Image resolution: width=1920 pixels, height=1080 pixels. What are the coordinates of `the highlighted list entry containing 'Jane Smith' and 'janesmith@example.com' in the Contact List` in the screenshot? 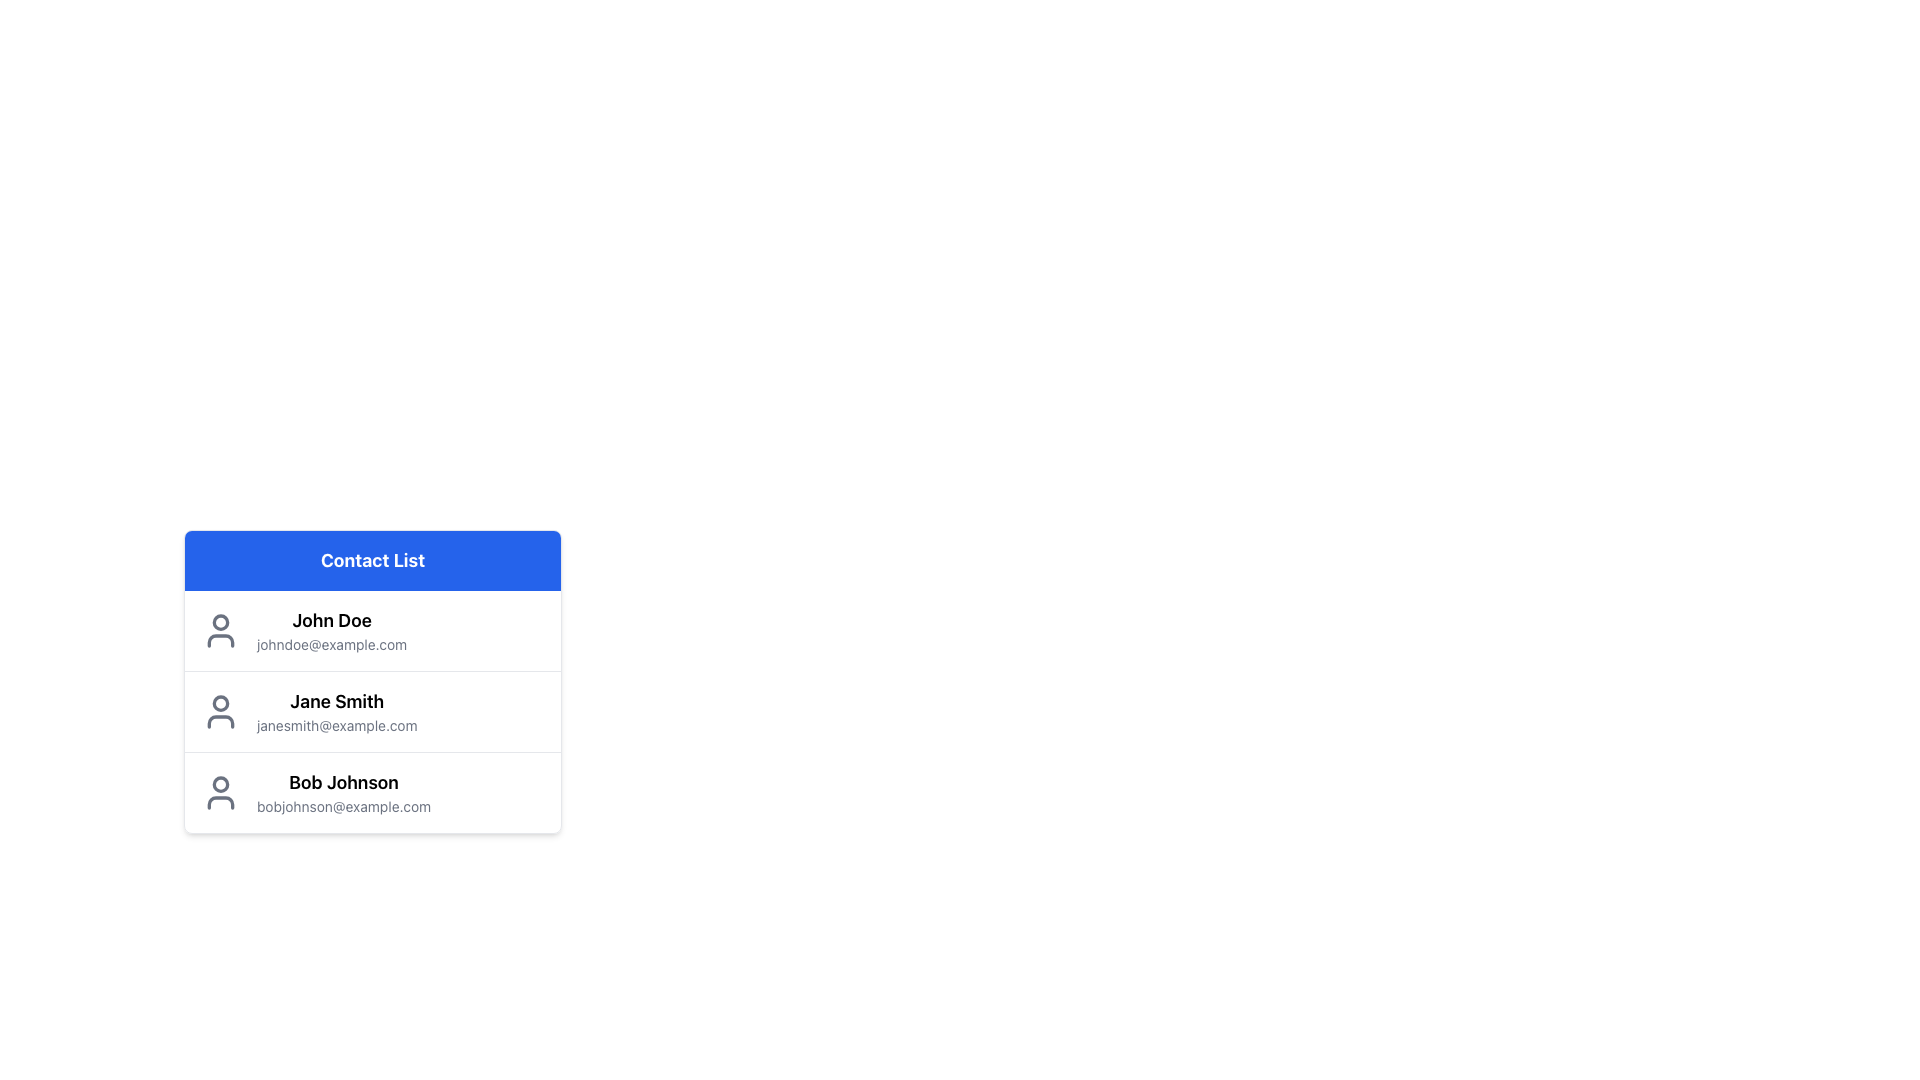 It's located at (373, 711).